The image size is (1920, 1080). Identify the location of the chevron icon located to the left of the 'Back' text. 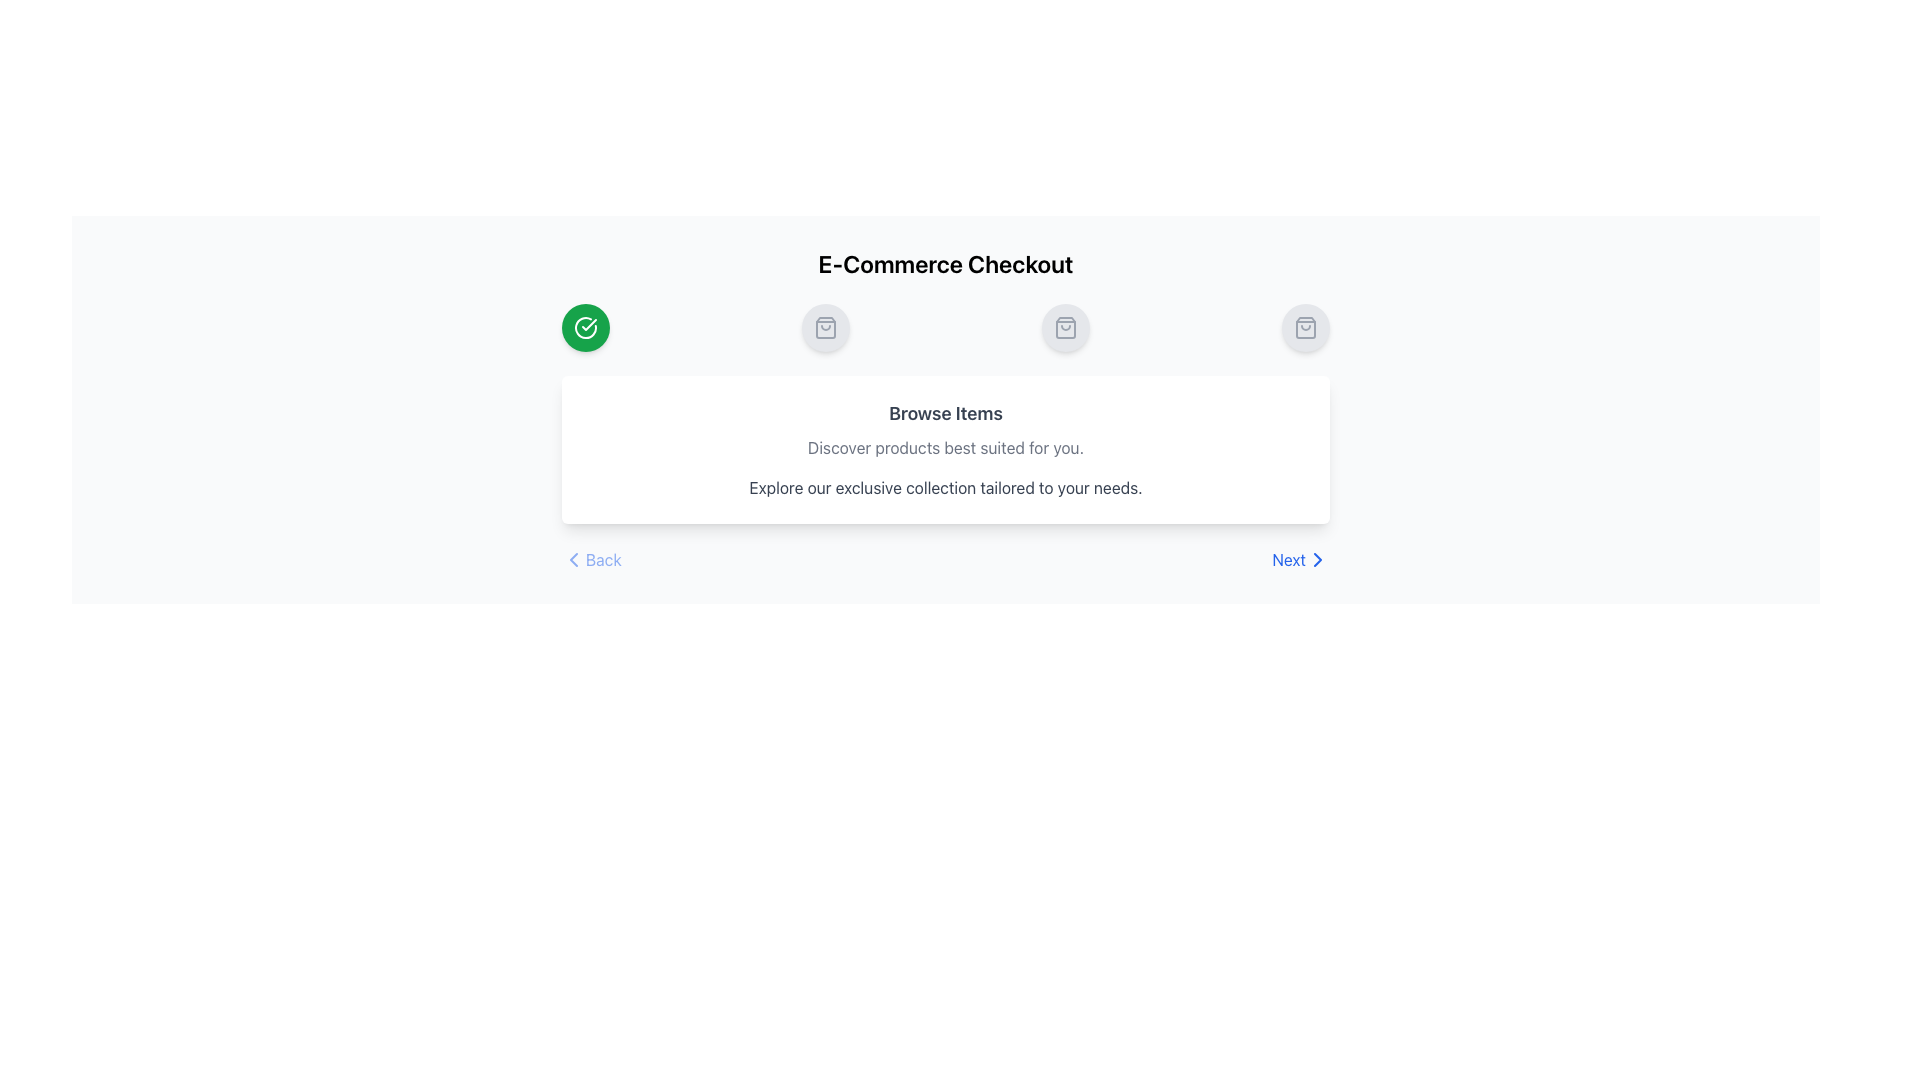
(573, 559).